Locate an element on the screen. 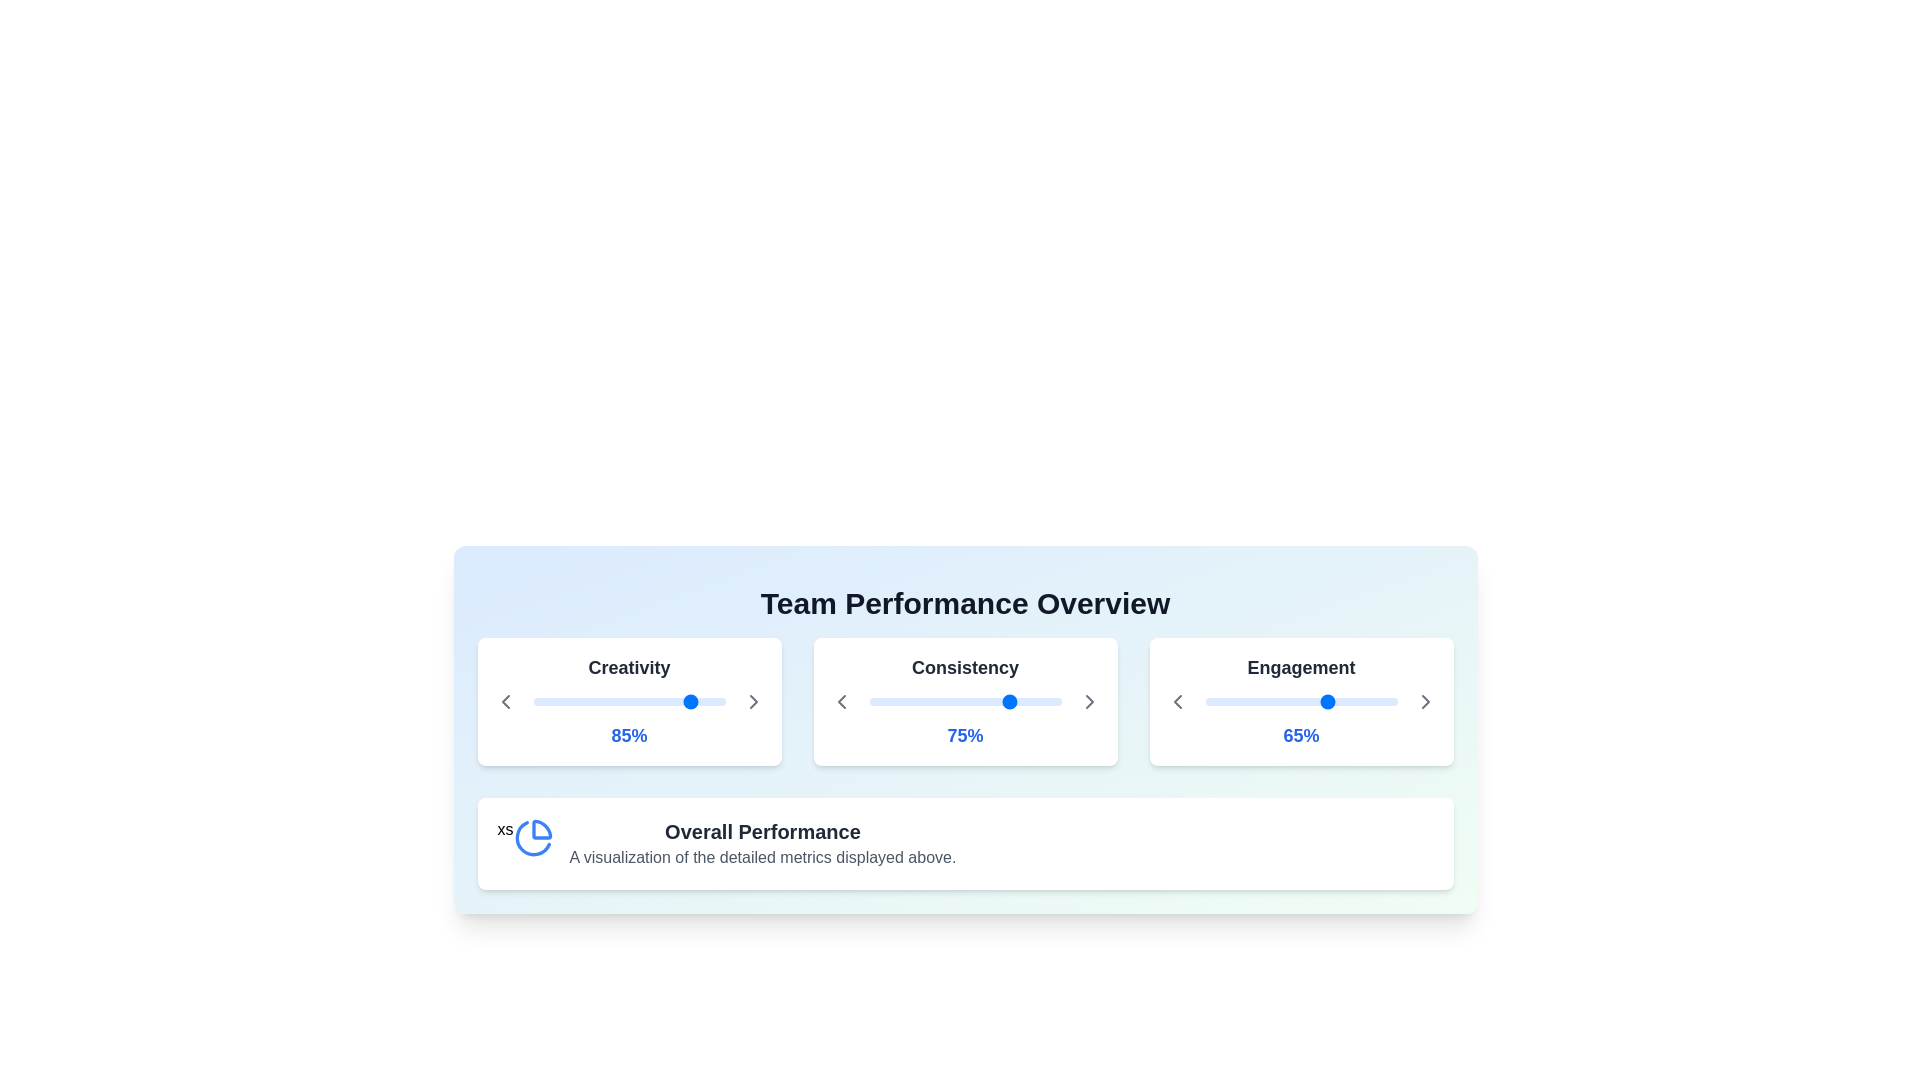 The width and height of the screenshot is (1920, 1080). the decrement icon located in the 'Creativity' card is located at coordinates (505, 701).